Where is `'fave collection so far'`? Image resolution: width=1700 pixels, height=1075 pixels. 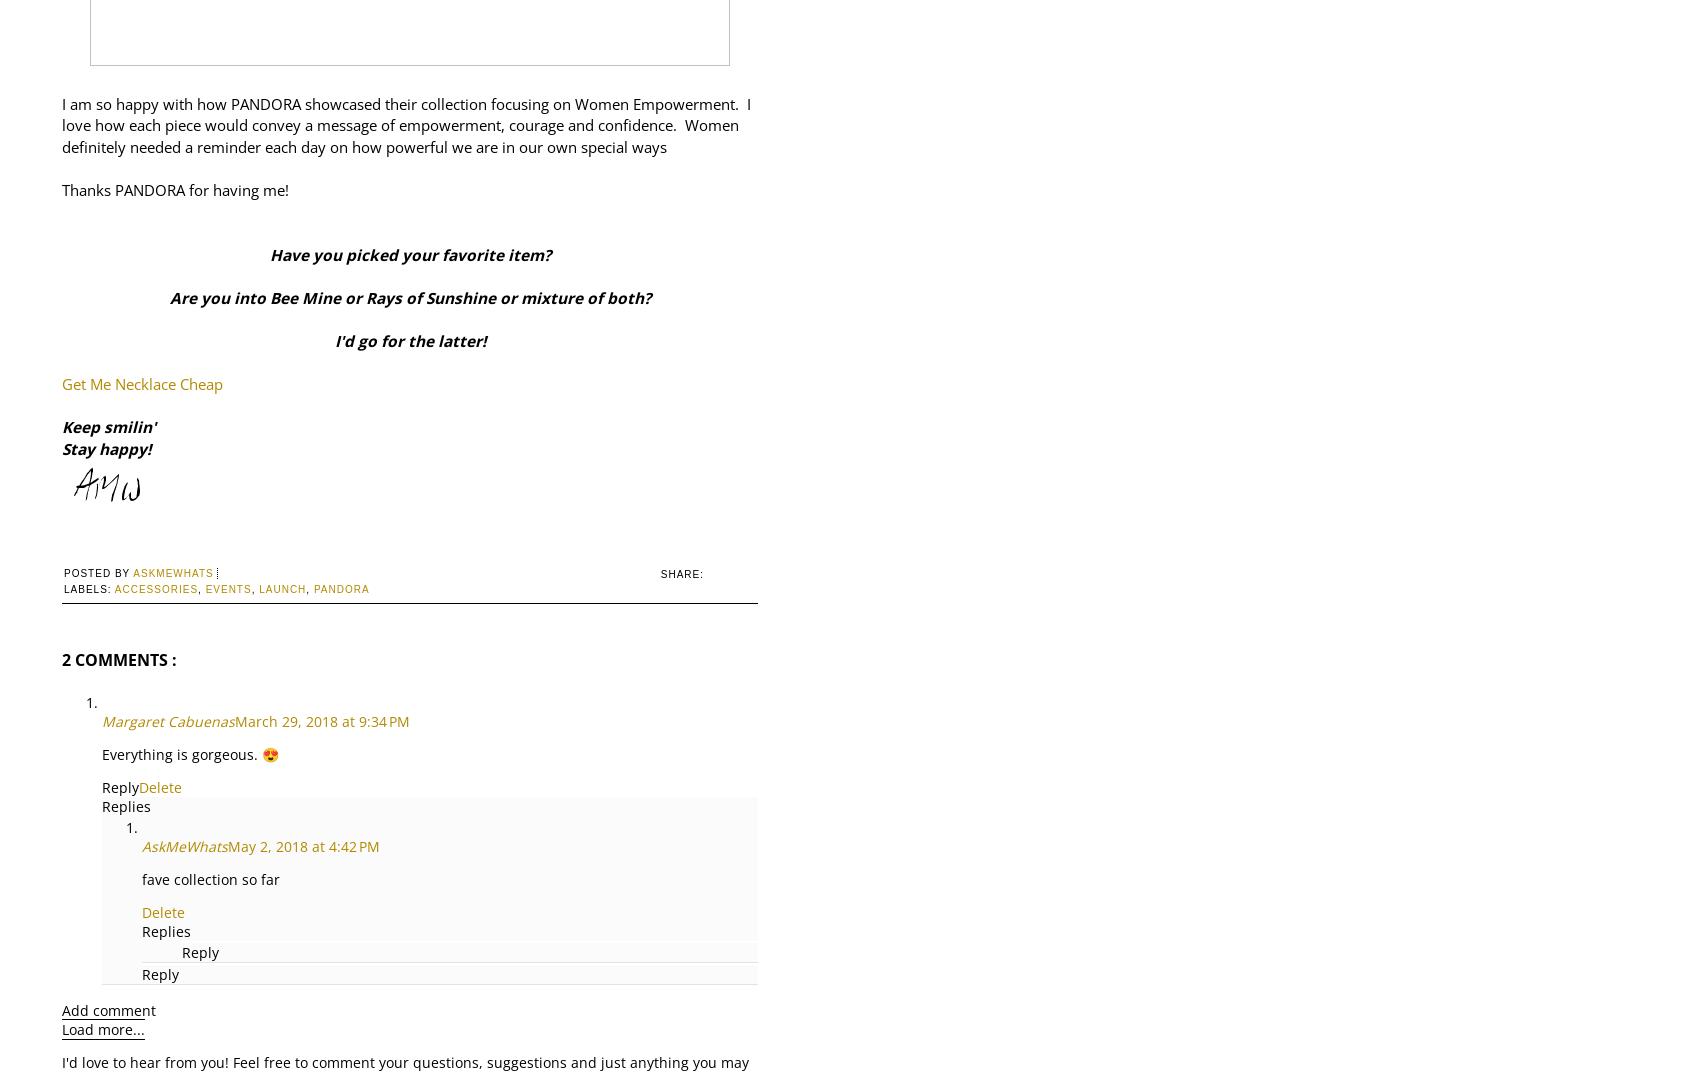
'fave collection so far' is located at coordinates (209, 879).